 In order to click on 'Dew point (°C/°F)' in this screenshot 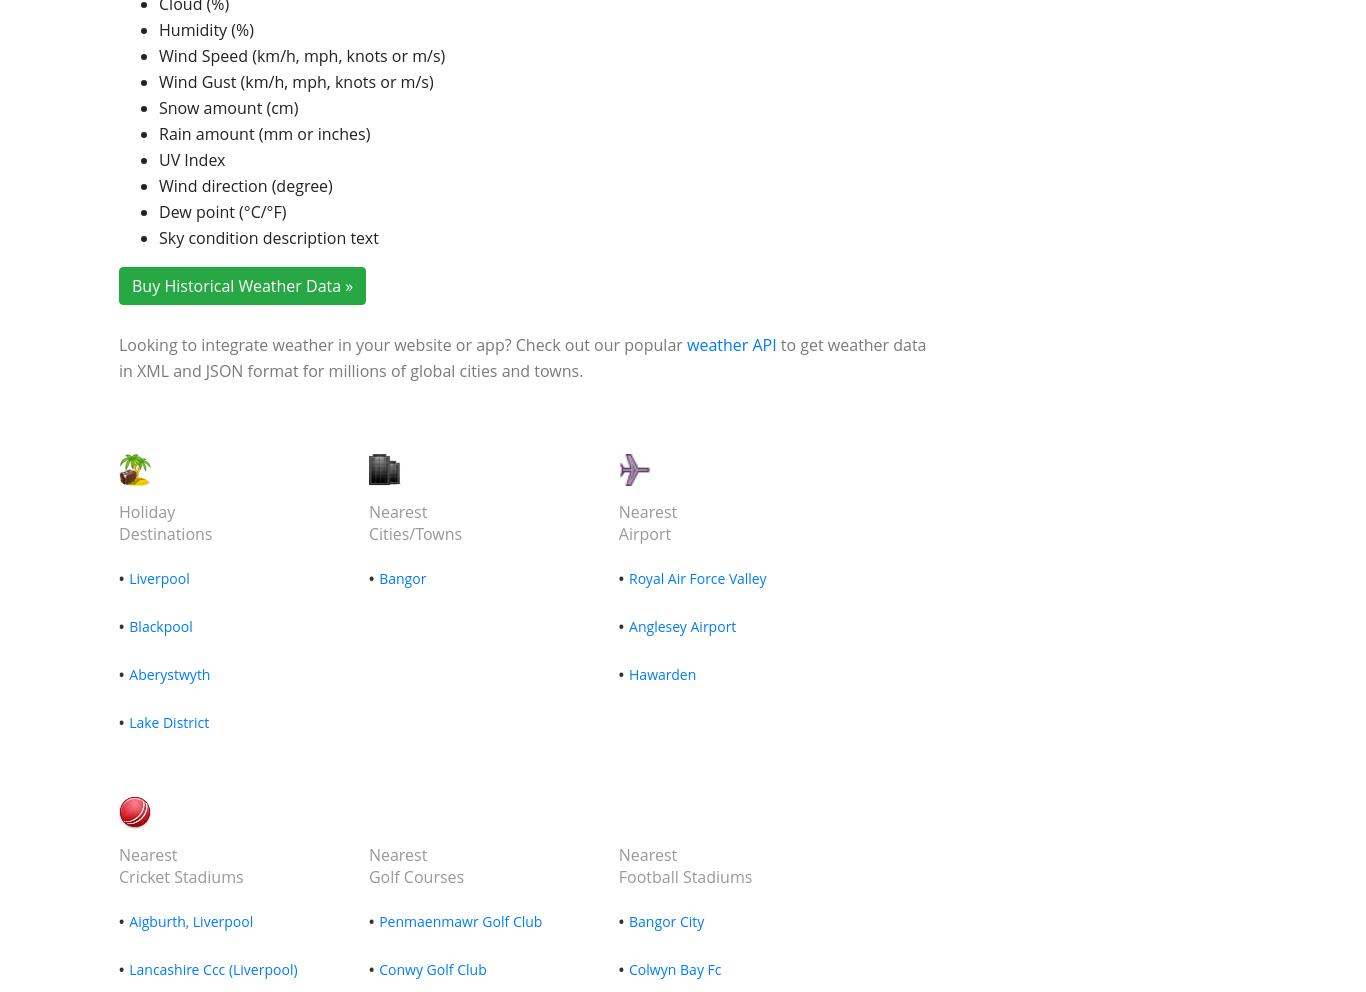, I will do `click(158, 211)`.